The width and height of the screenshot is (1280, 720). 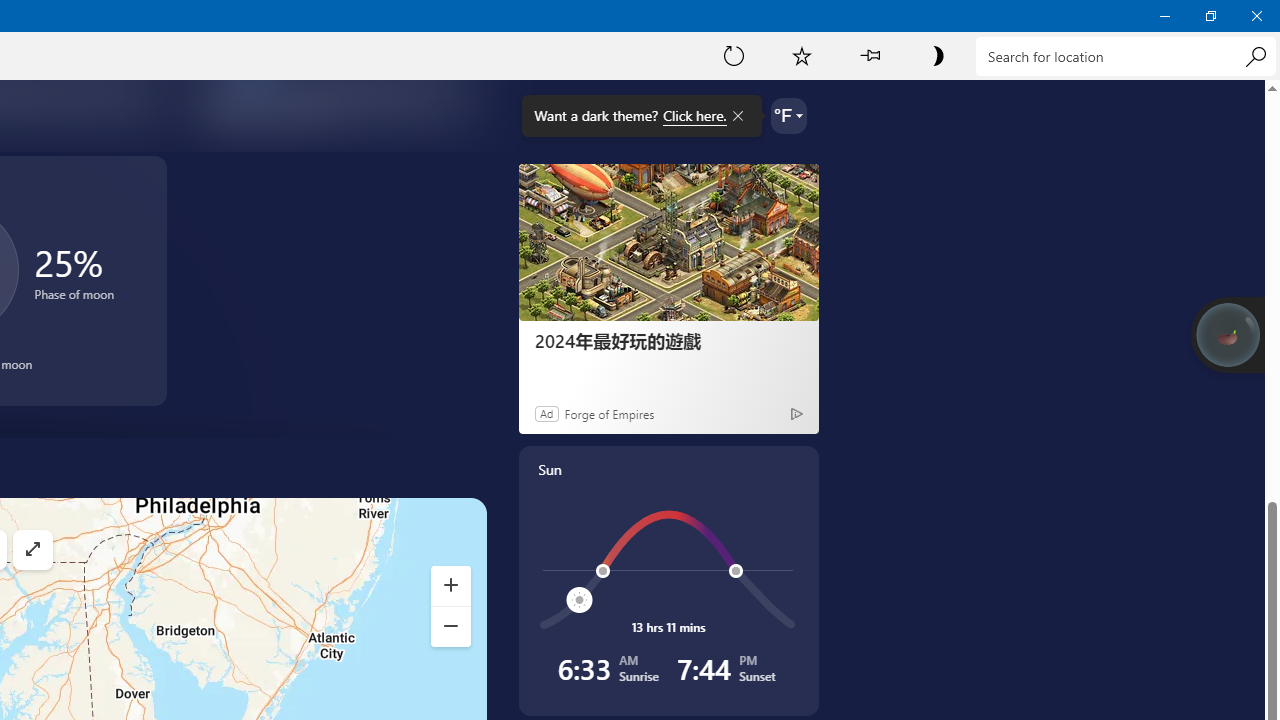 I want to click on 'Restore Weather', so click(x=1209, y=15).